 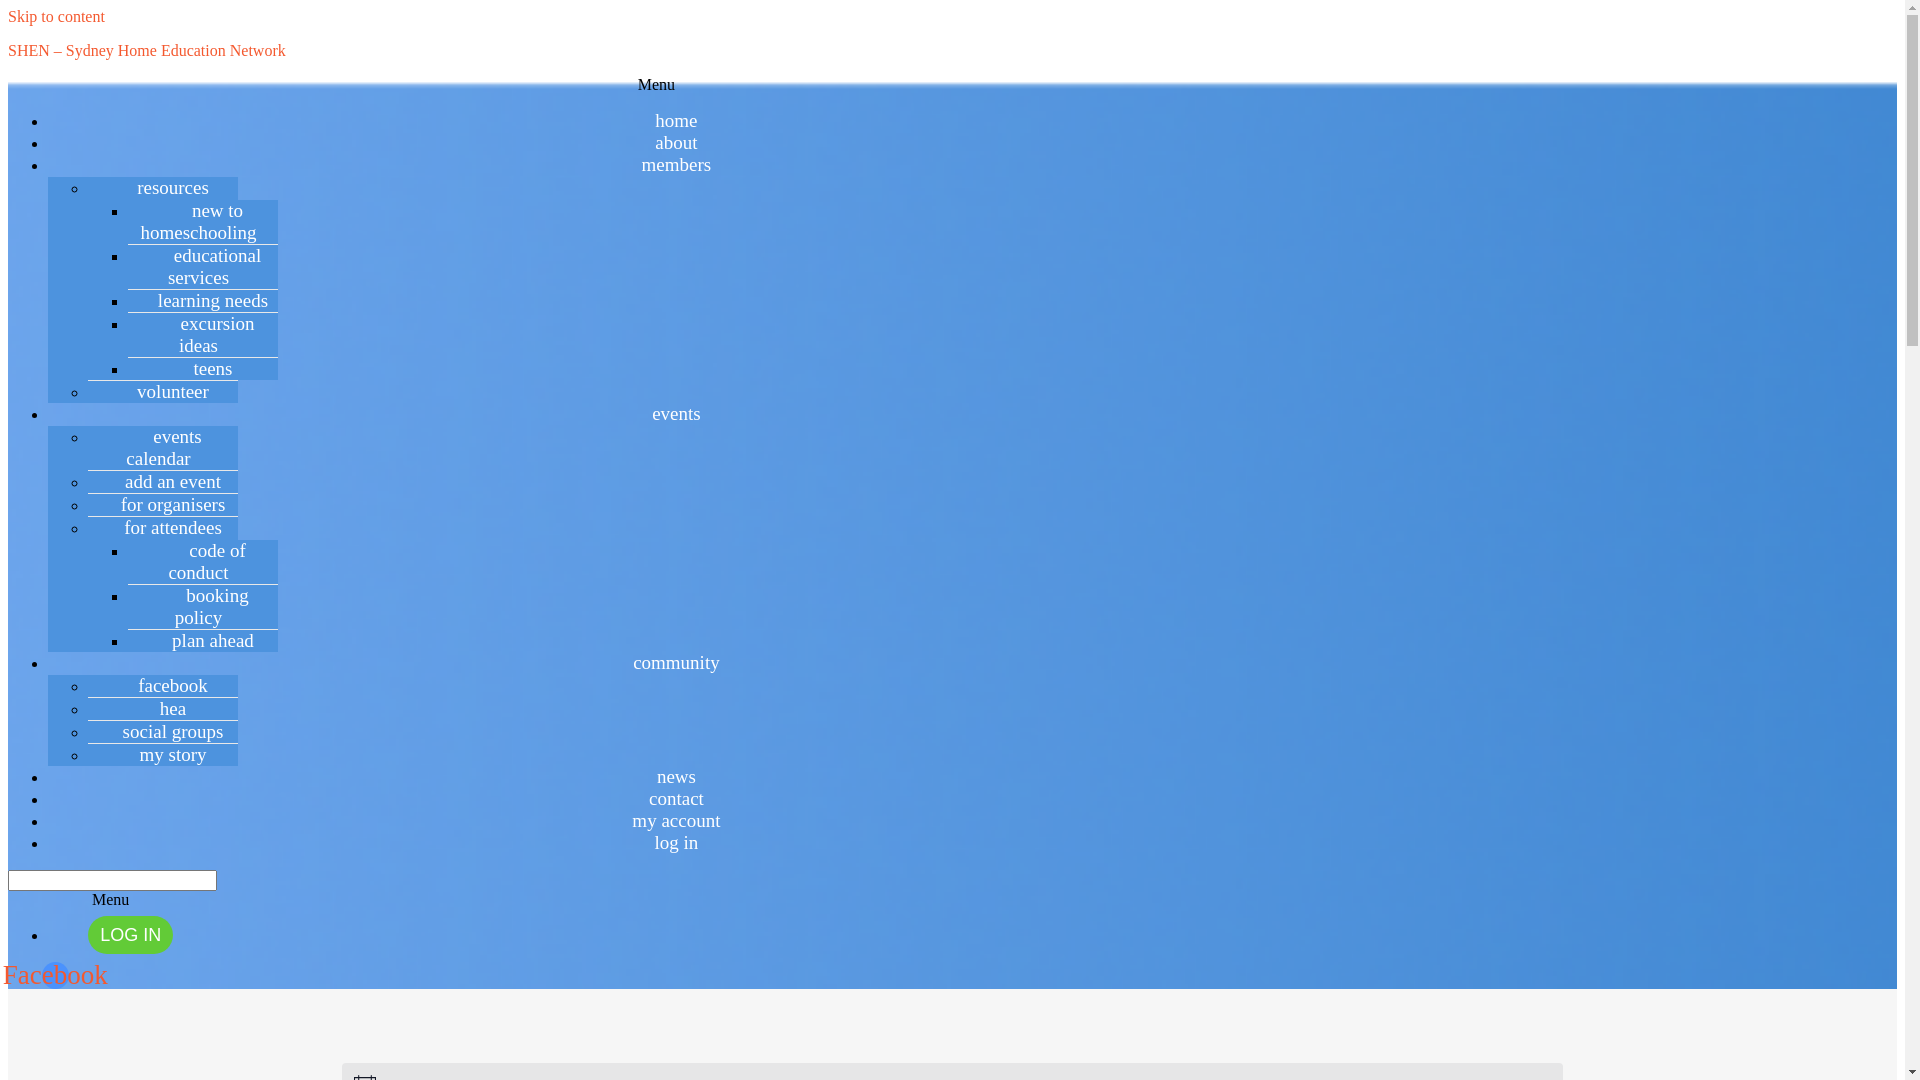 I want to click on 'booking policy', so click(x=202, y=605).